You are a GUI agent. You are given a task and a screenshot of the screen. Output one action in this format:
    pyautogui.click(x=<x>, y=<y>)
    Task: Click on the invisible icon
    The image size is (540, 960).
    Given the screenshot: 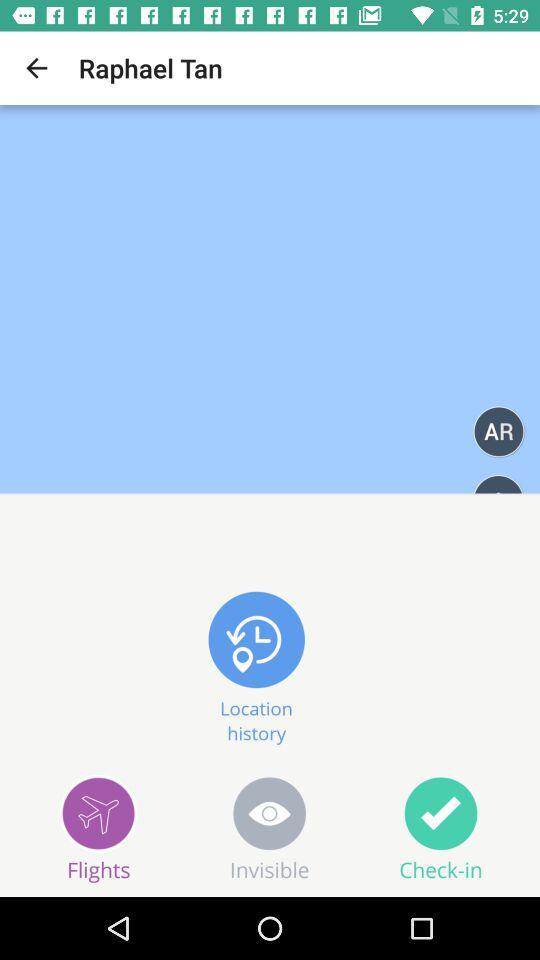 What is the action you would take?
    pyautogui.click(x=270, y=828)
    